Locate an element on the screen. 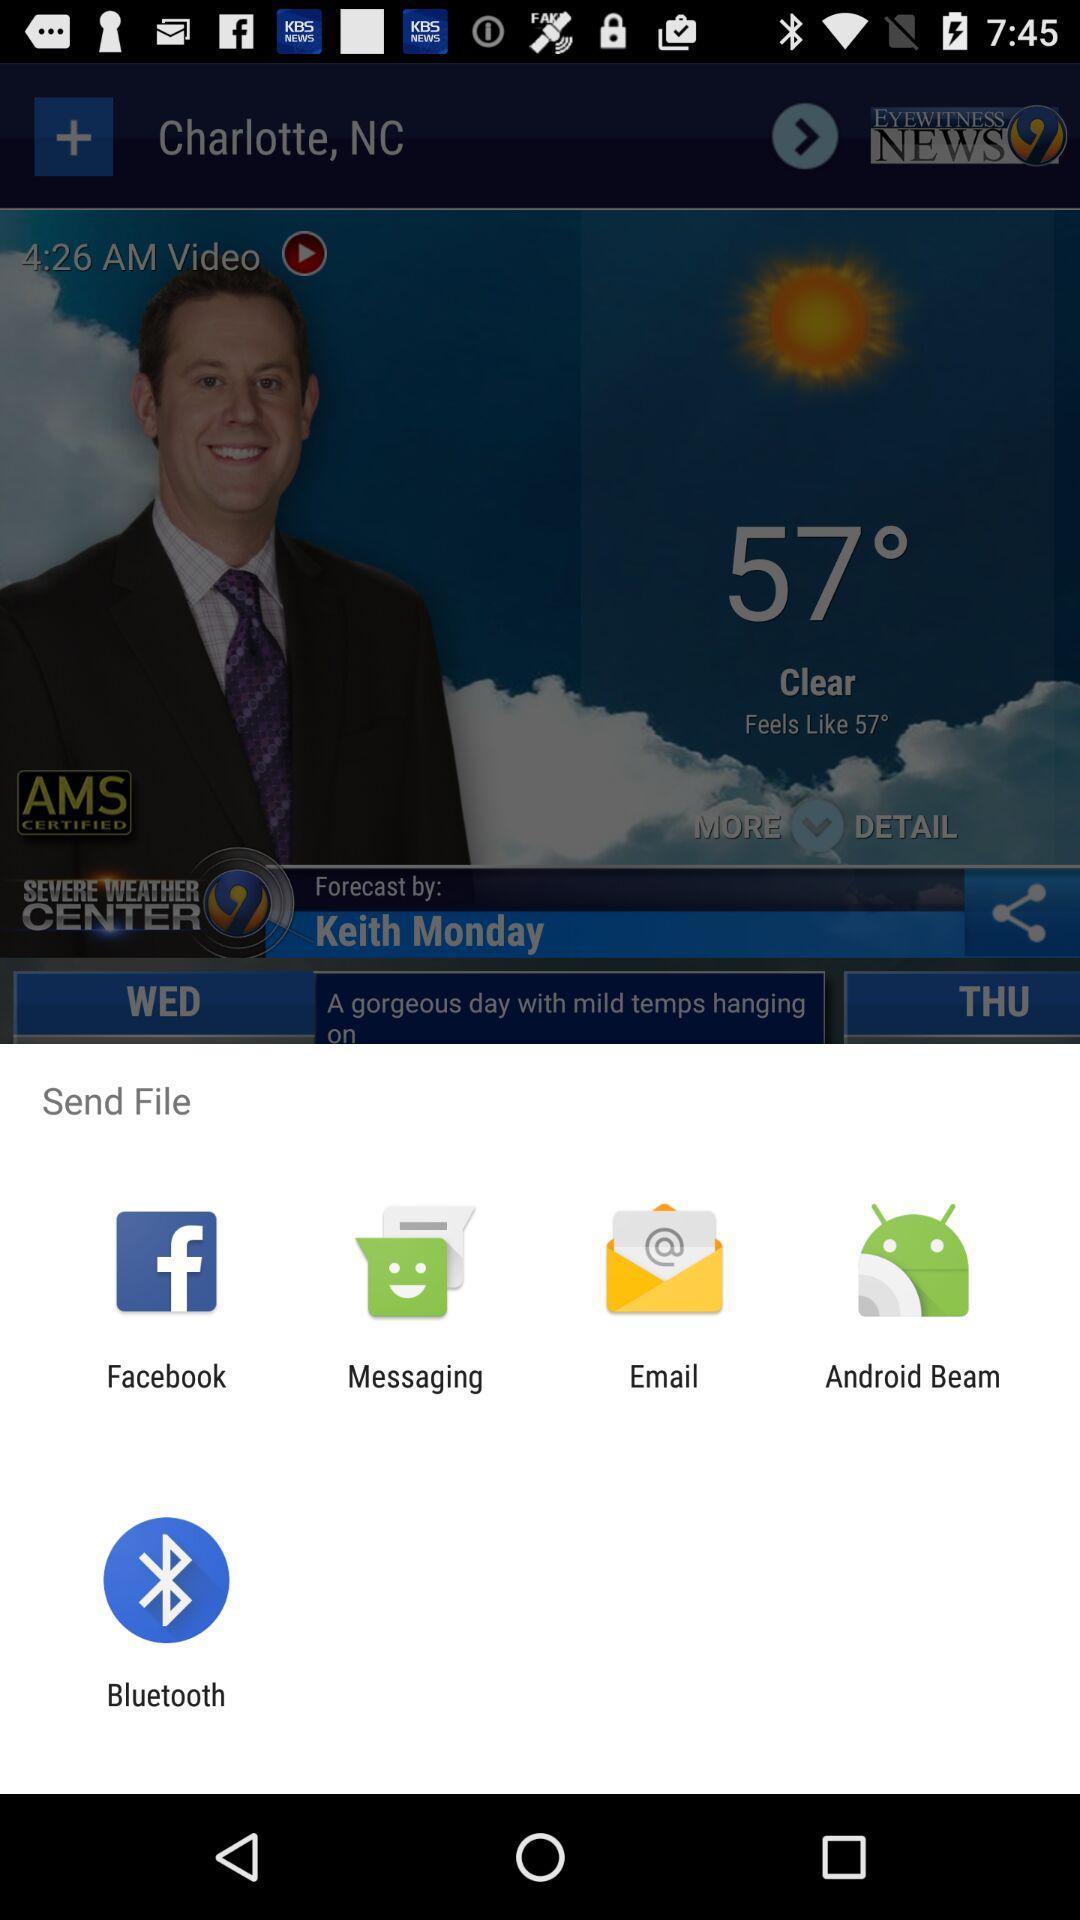  messaging icon is located at coordinates (414, 1392).